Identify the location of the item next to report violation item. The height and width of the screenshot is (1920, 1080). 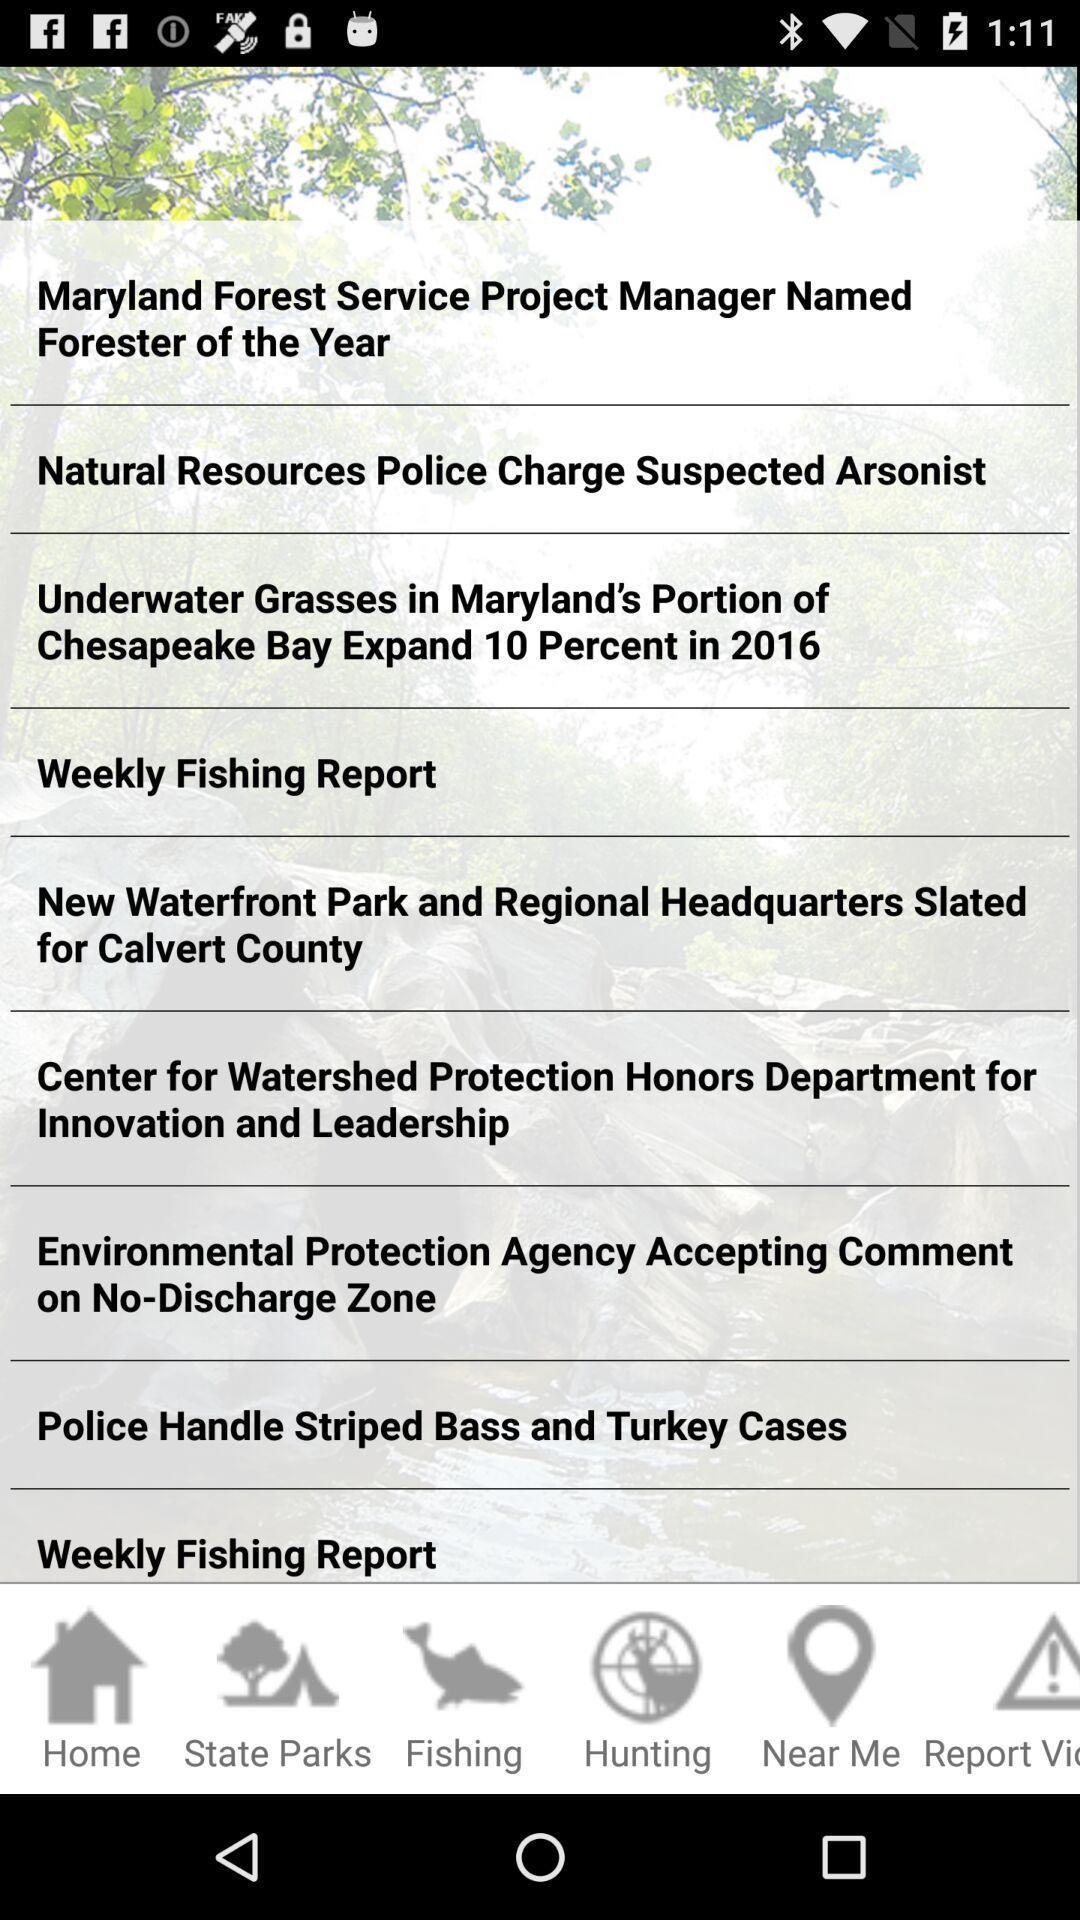
(831, 1689).